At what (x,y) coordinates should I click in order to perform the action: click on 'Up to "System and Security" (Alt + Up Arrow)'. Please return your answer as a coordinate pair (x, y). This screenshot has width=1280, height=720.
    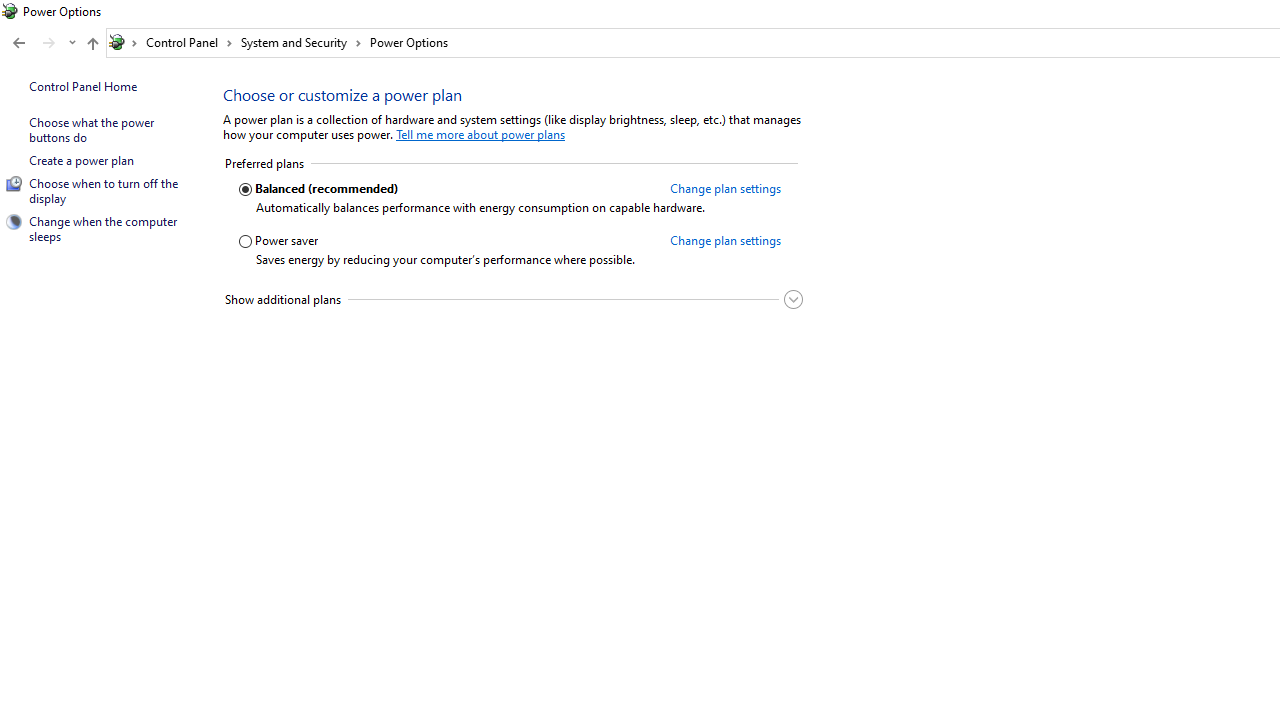
    Looking at the image, I should click on (91, 43).